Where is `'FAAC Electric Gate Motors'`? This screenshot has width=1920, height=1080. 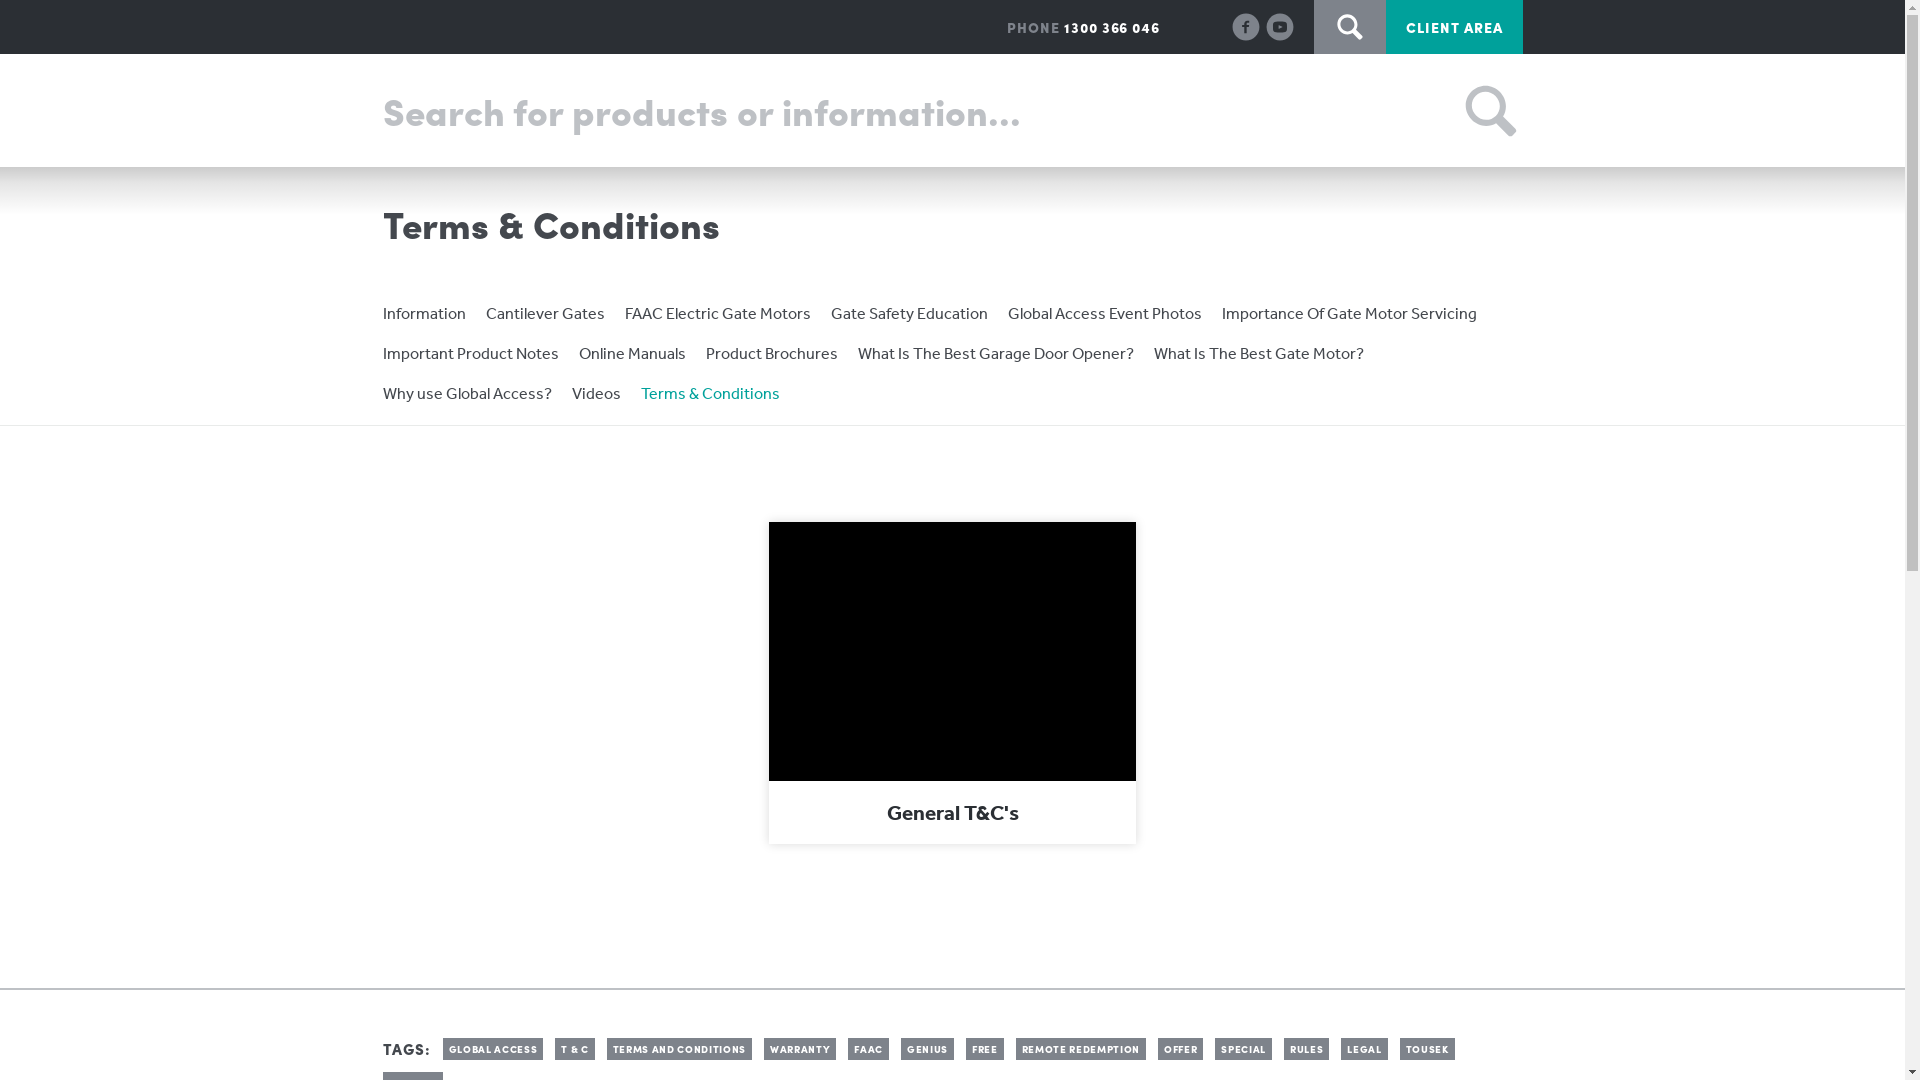 'FAAC Electric Gate Motors' is located at coordinates (716, 312).